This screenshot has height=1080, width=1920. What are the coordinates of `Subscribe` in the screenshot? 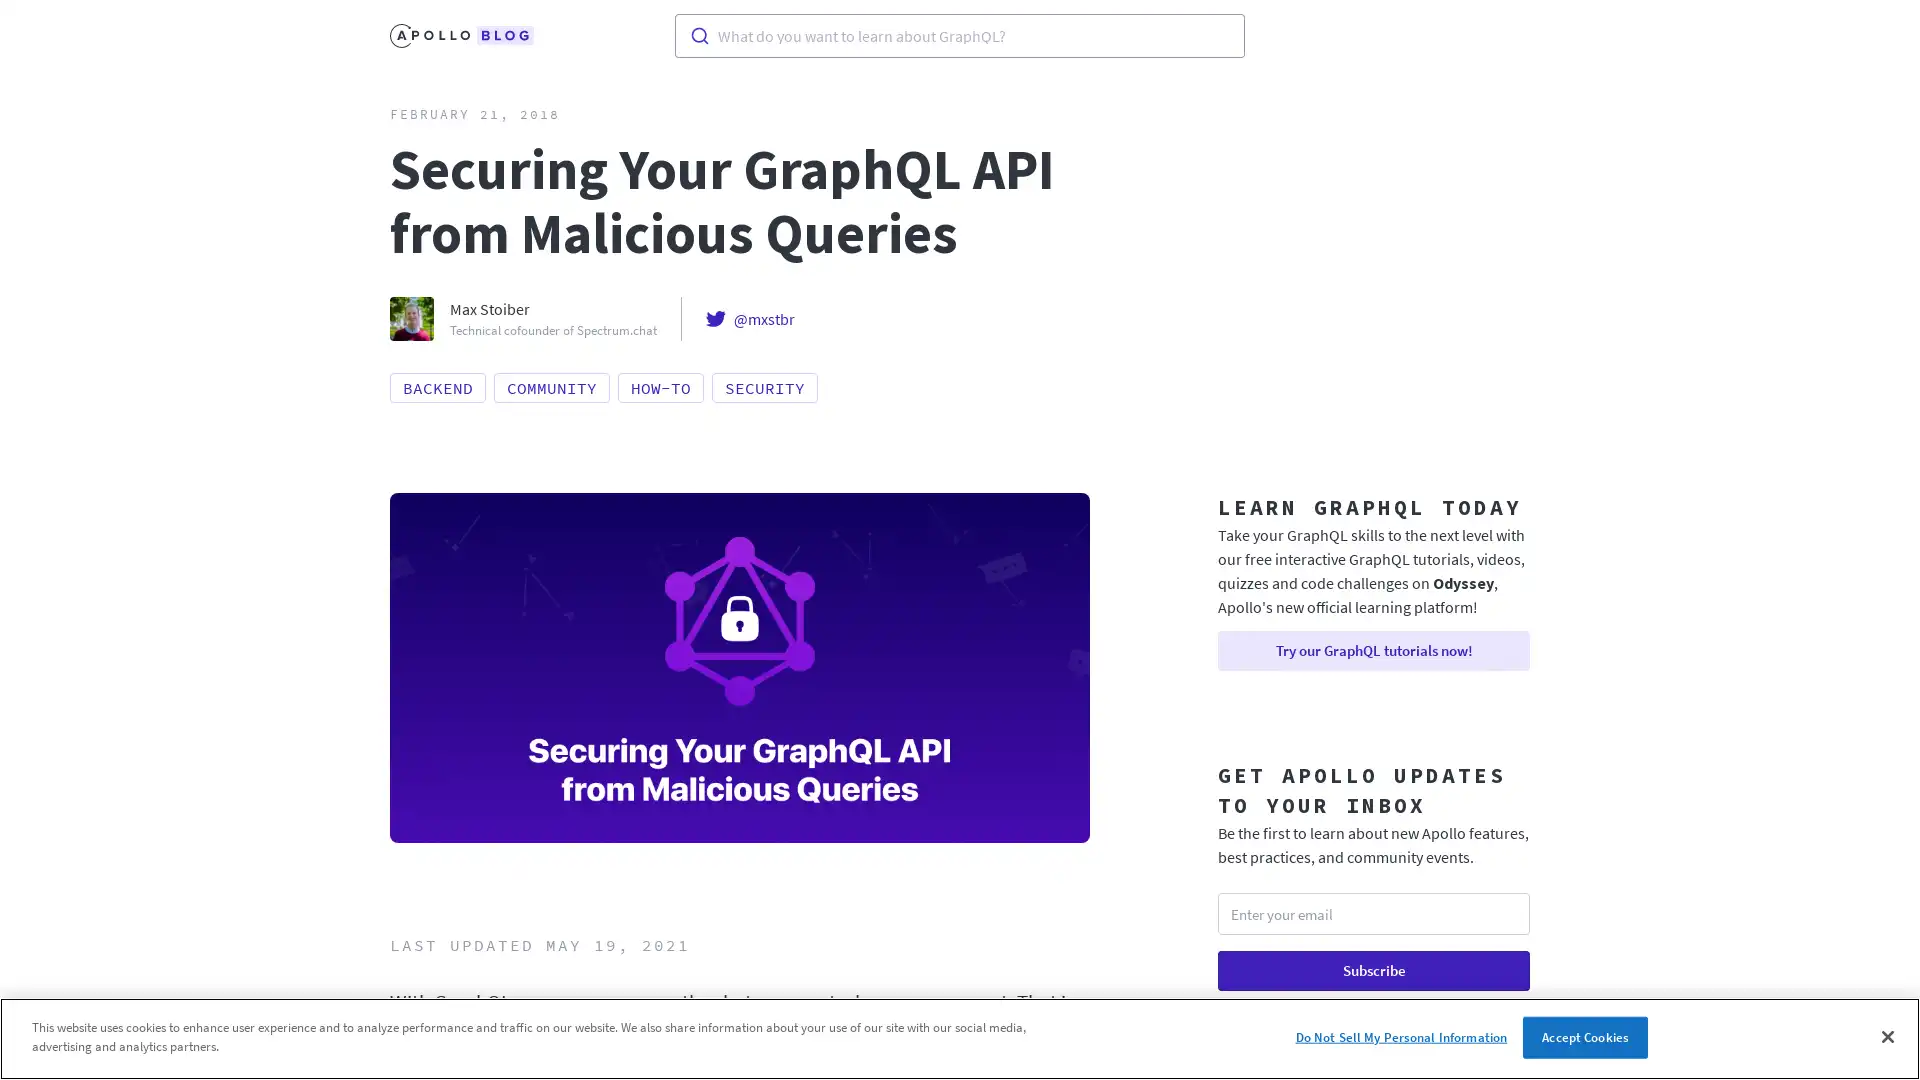 It's located at (1372, 970).